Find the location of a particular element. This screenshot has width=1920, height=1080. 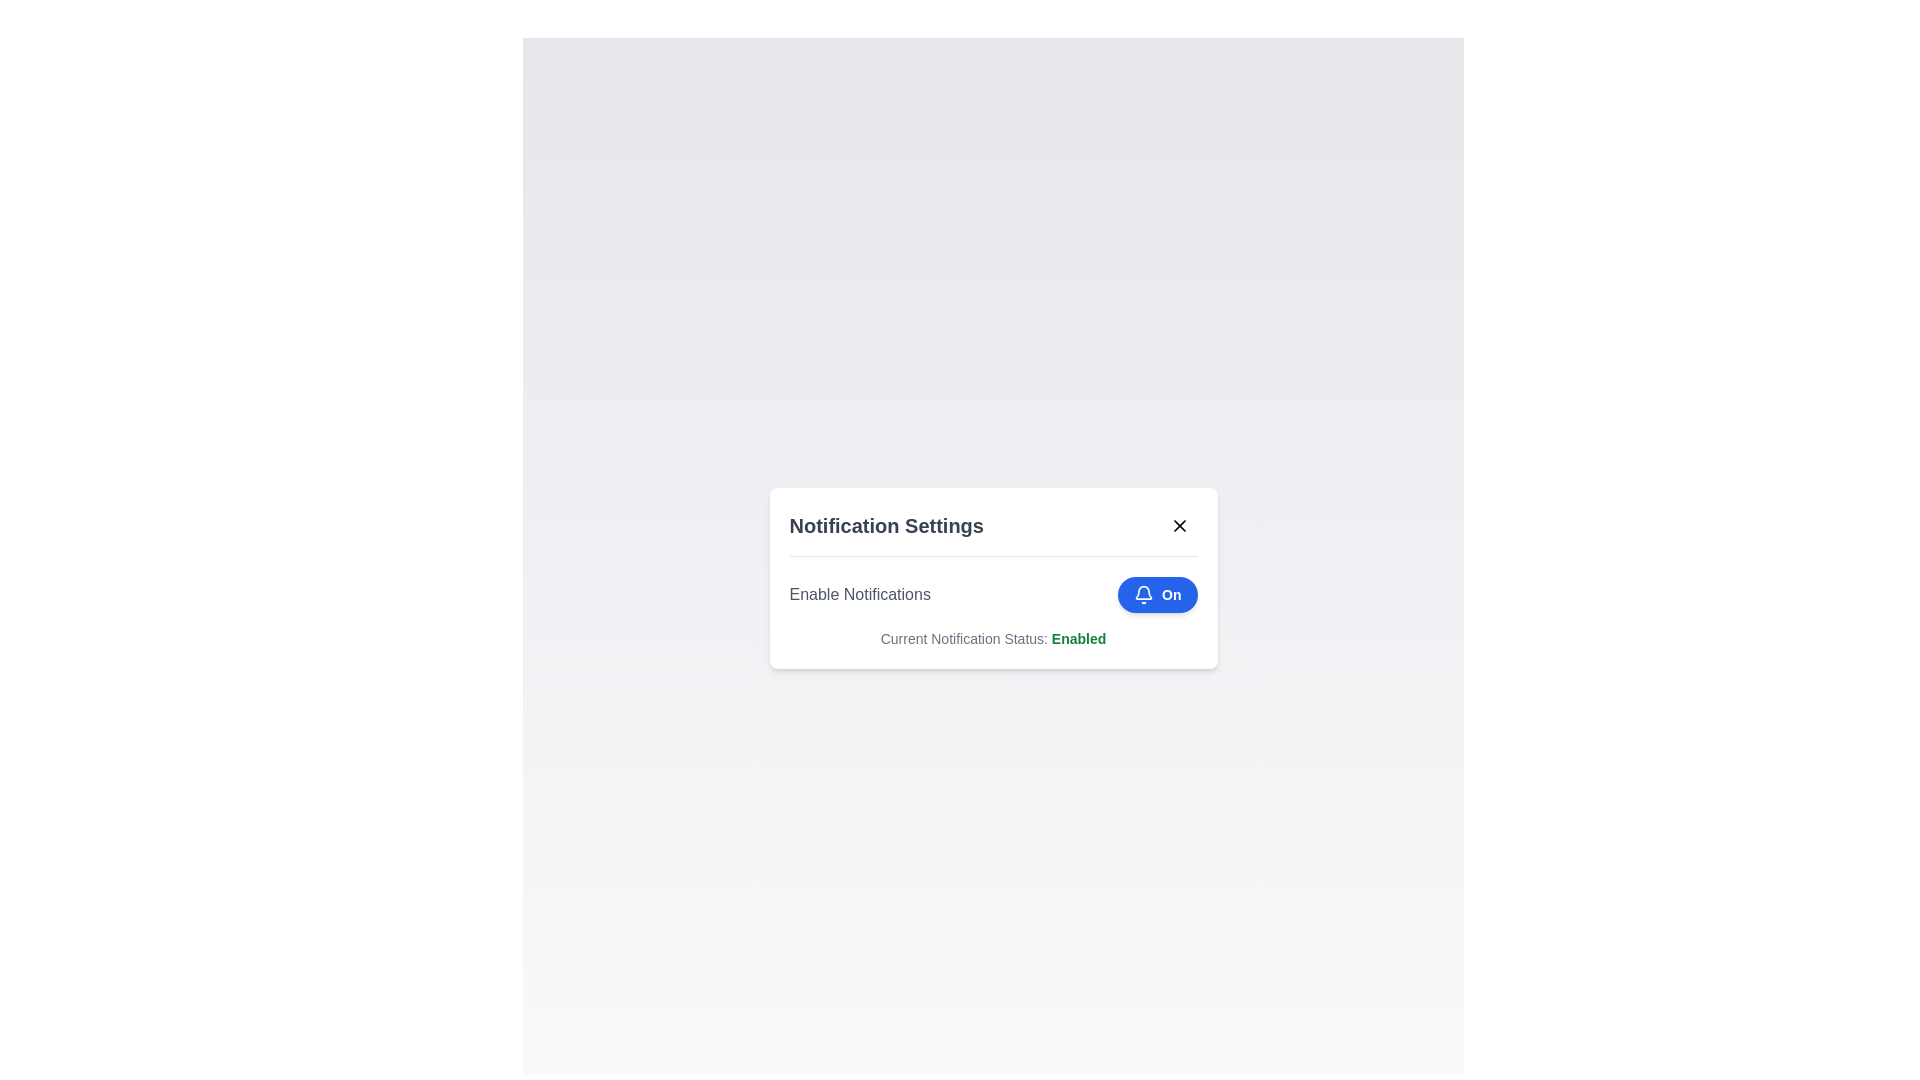

the 'close' icon represented by an 'X' character located at the top-right corner of the notification settings modal is located at coordinates (1179, 524).